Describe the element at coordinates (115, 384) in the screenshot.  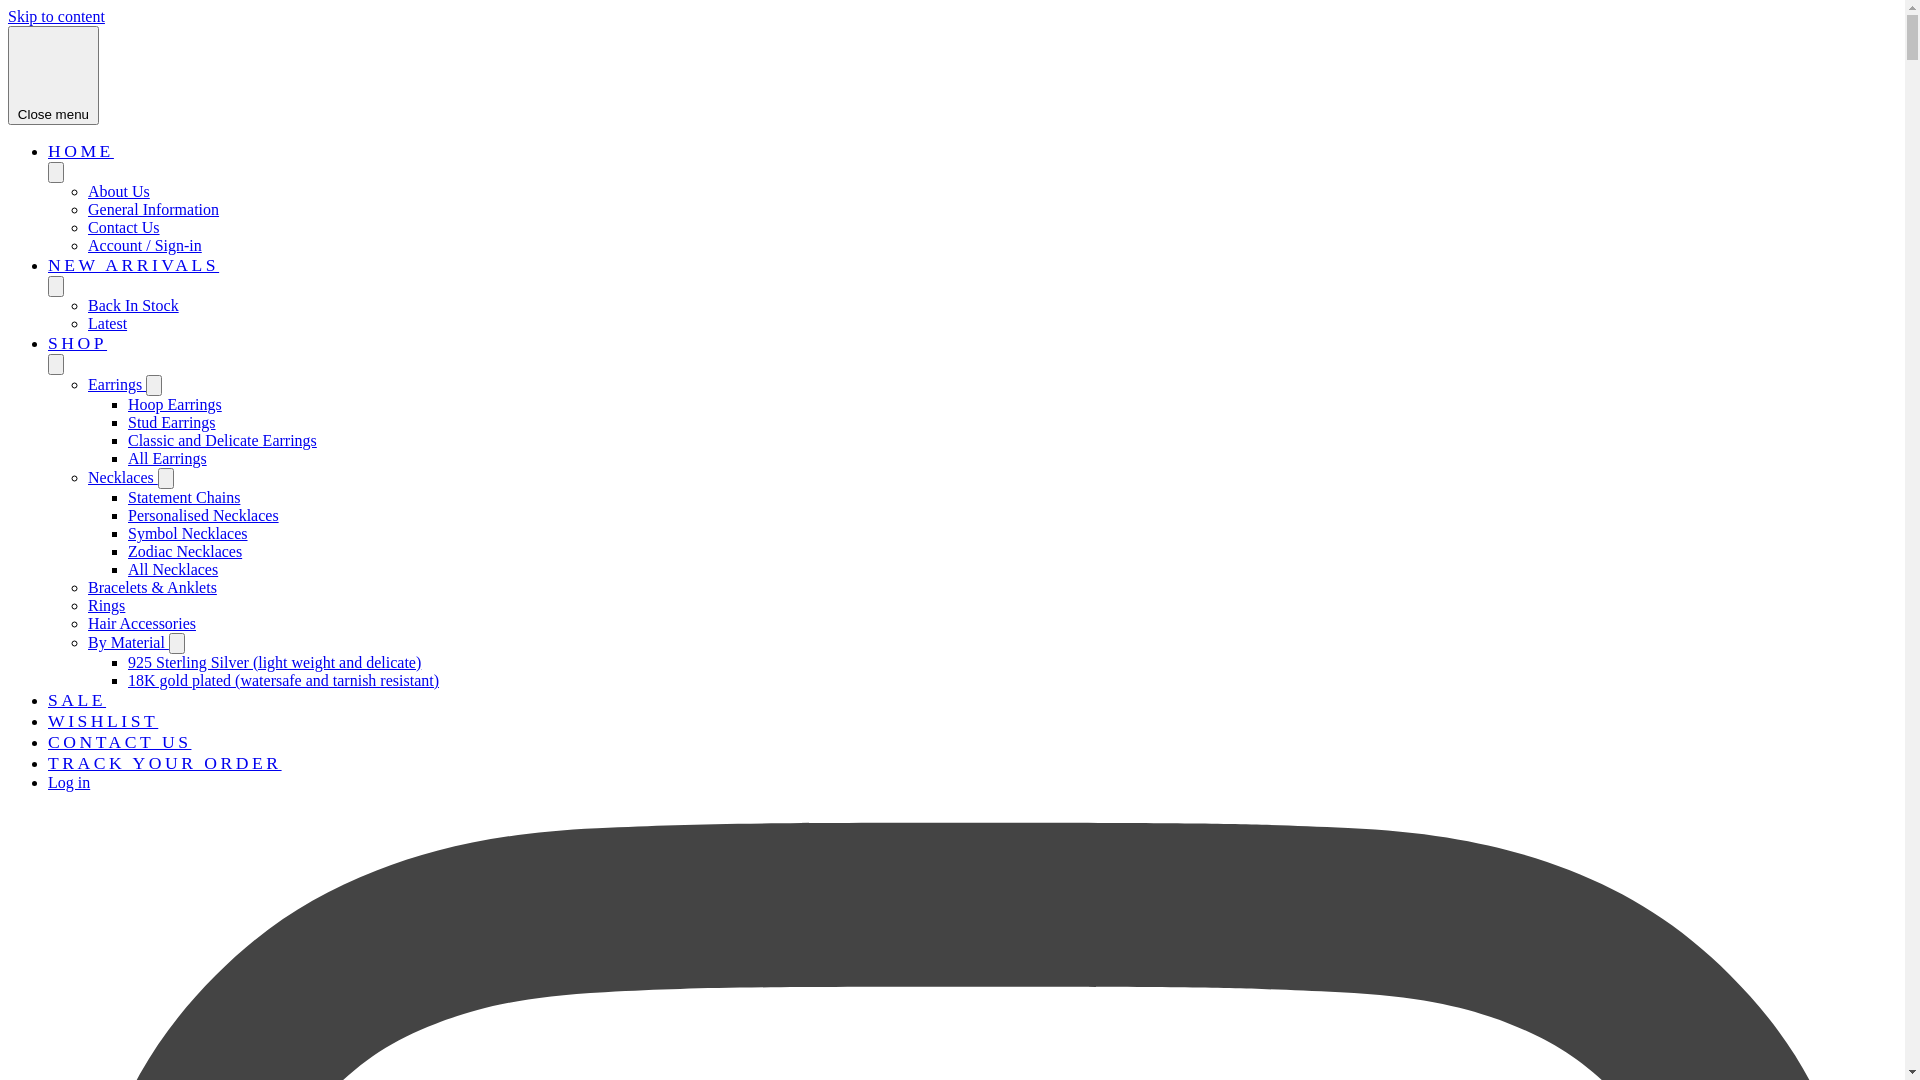
I see `'Earrings'` at that location.